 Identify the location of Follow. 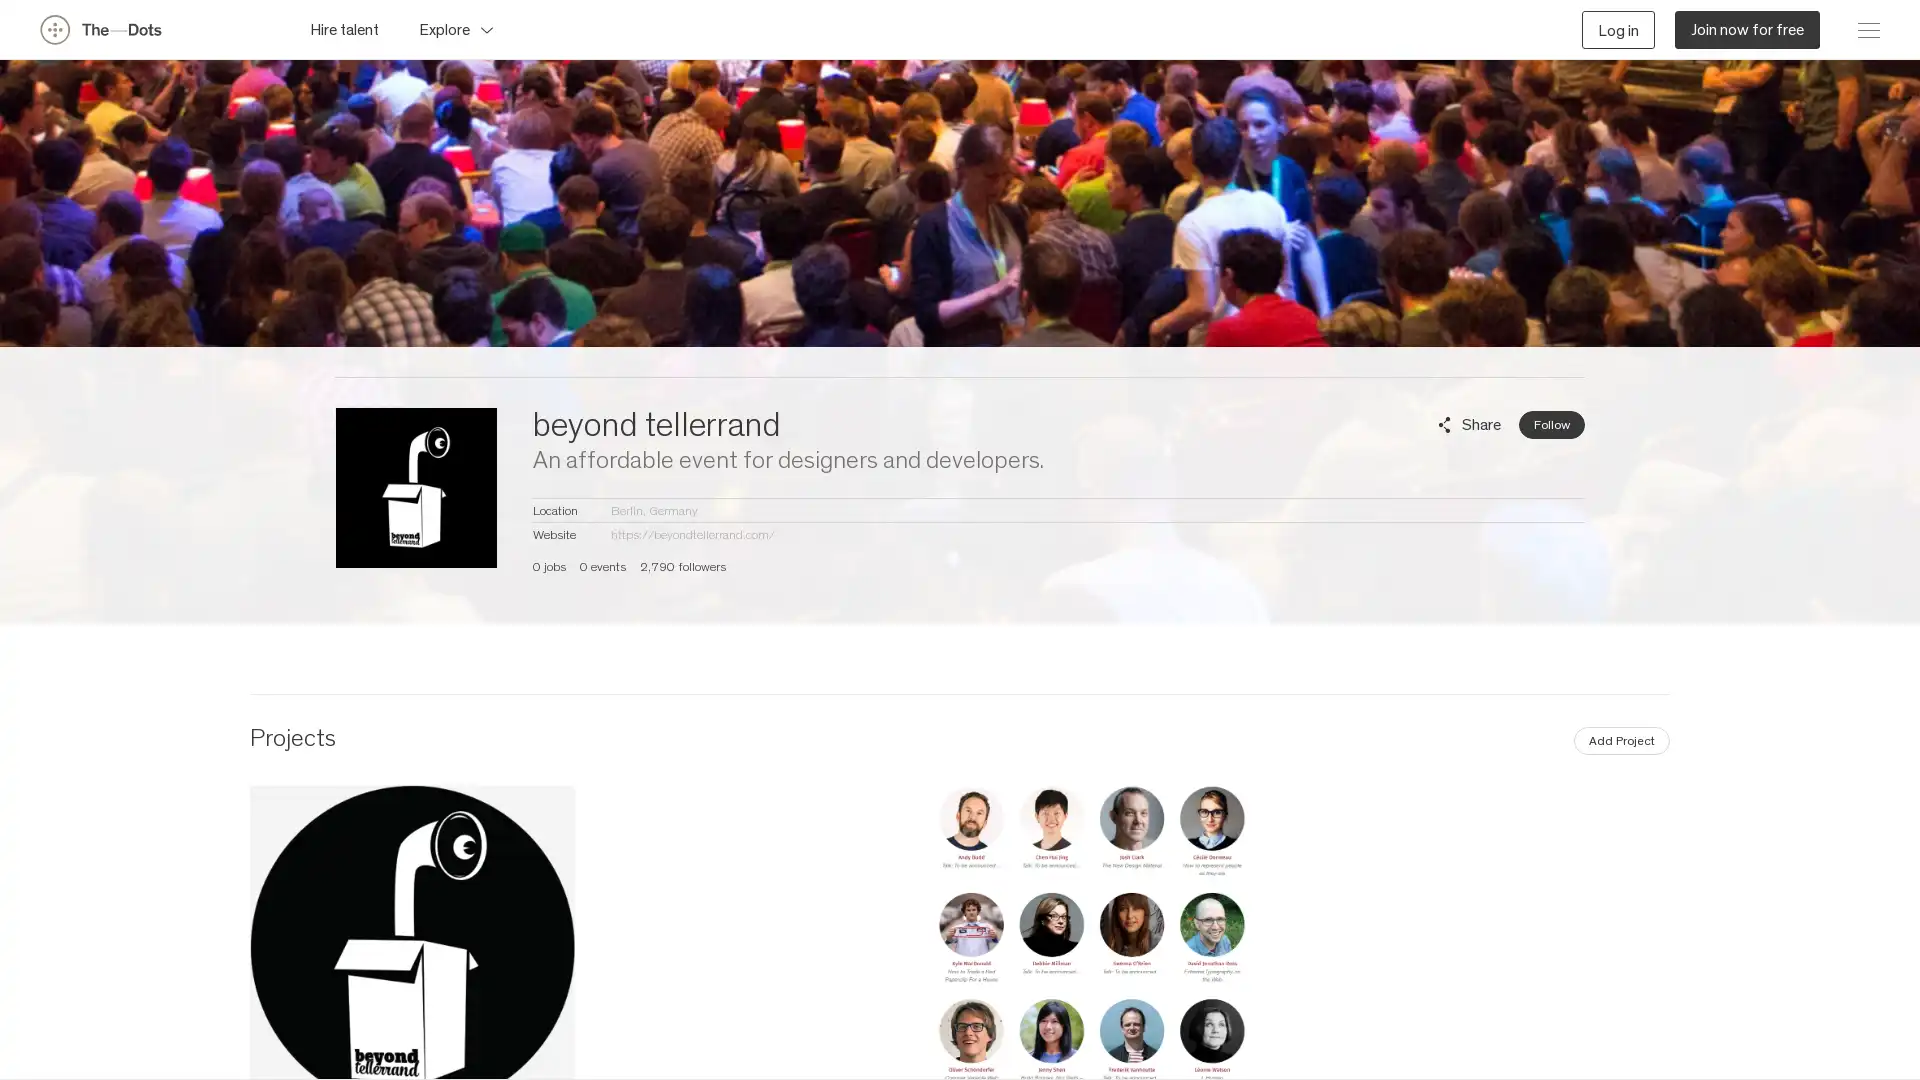
(1550, 423).